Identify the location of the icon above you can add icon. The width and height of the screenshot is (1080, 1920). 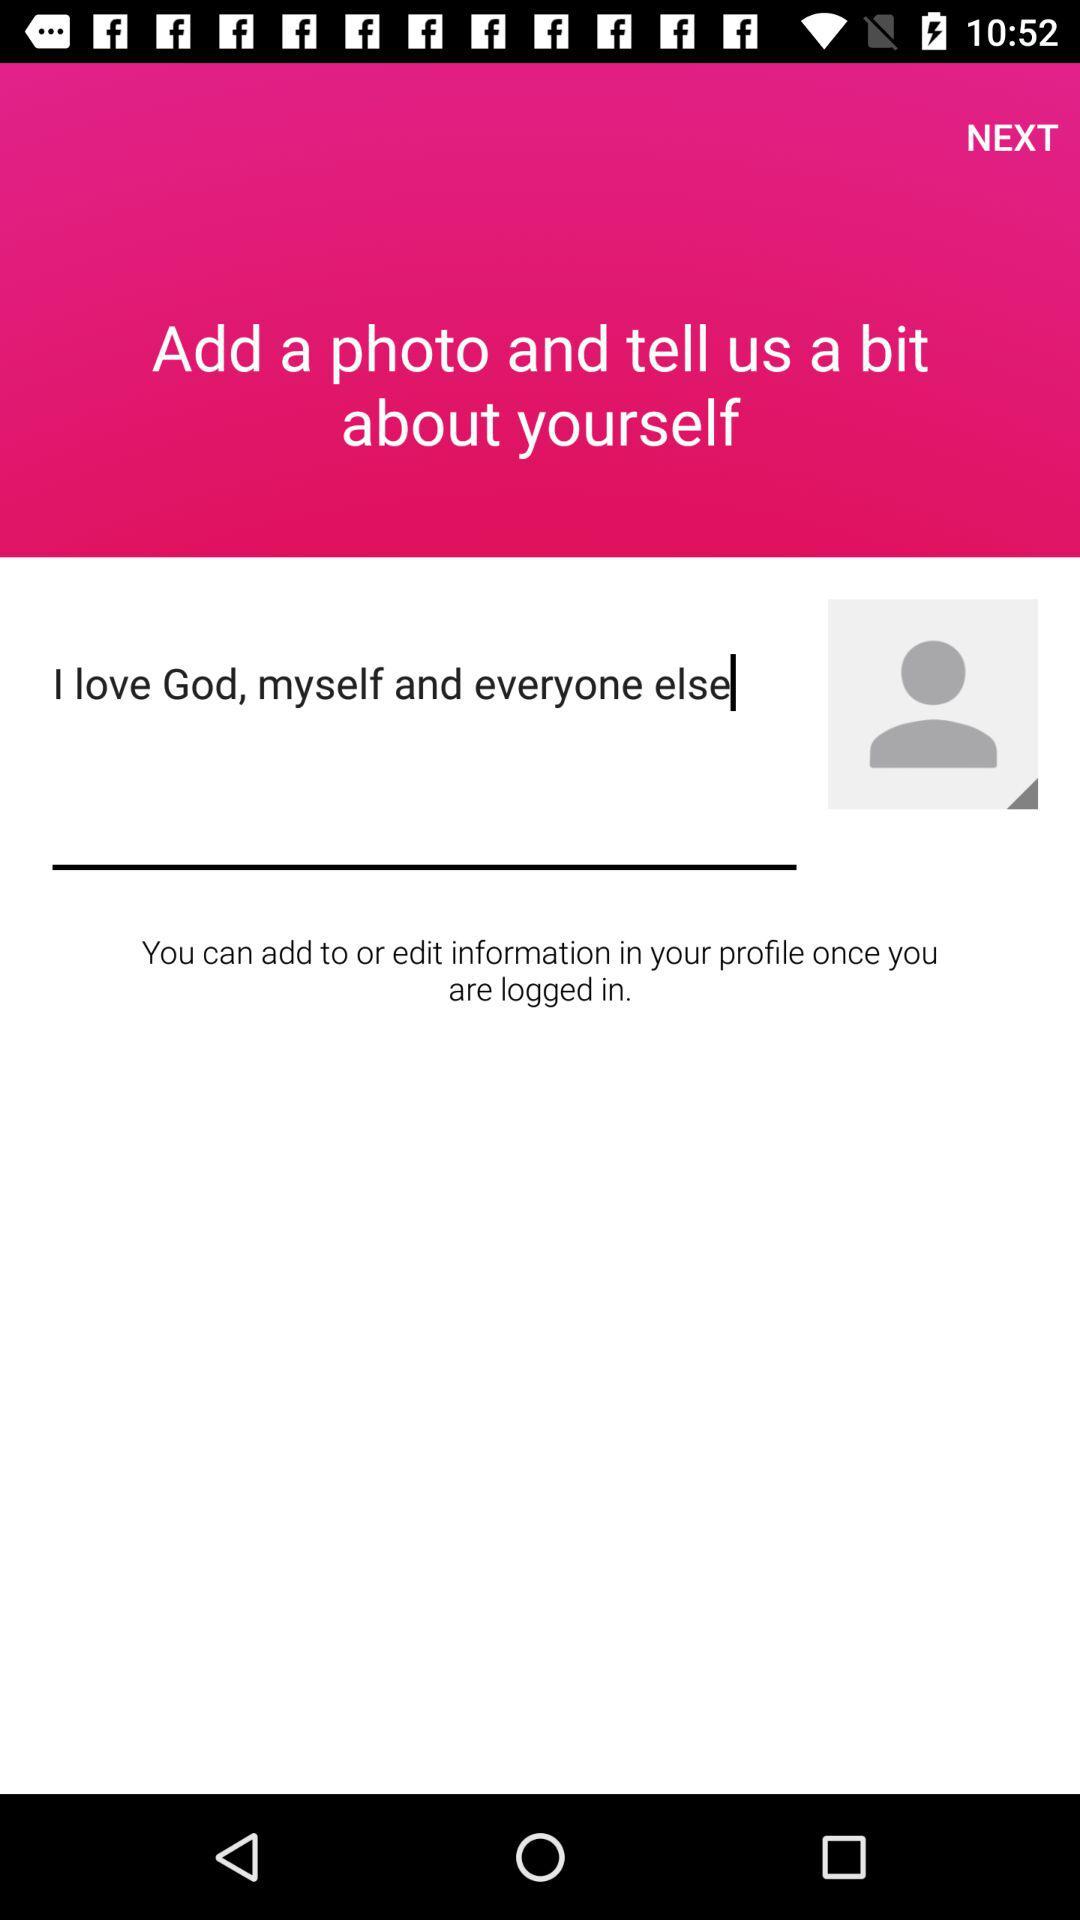
(423, 756).